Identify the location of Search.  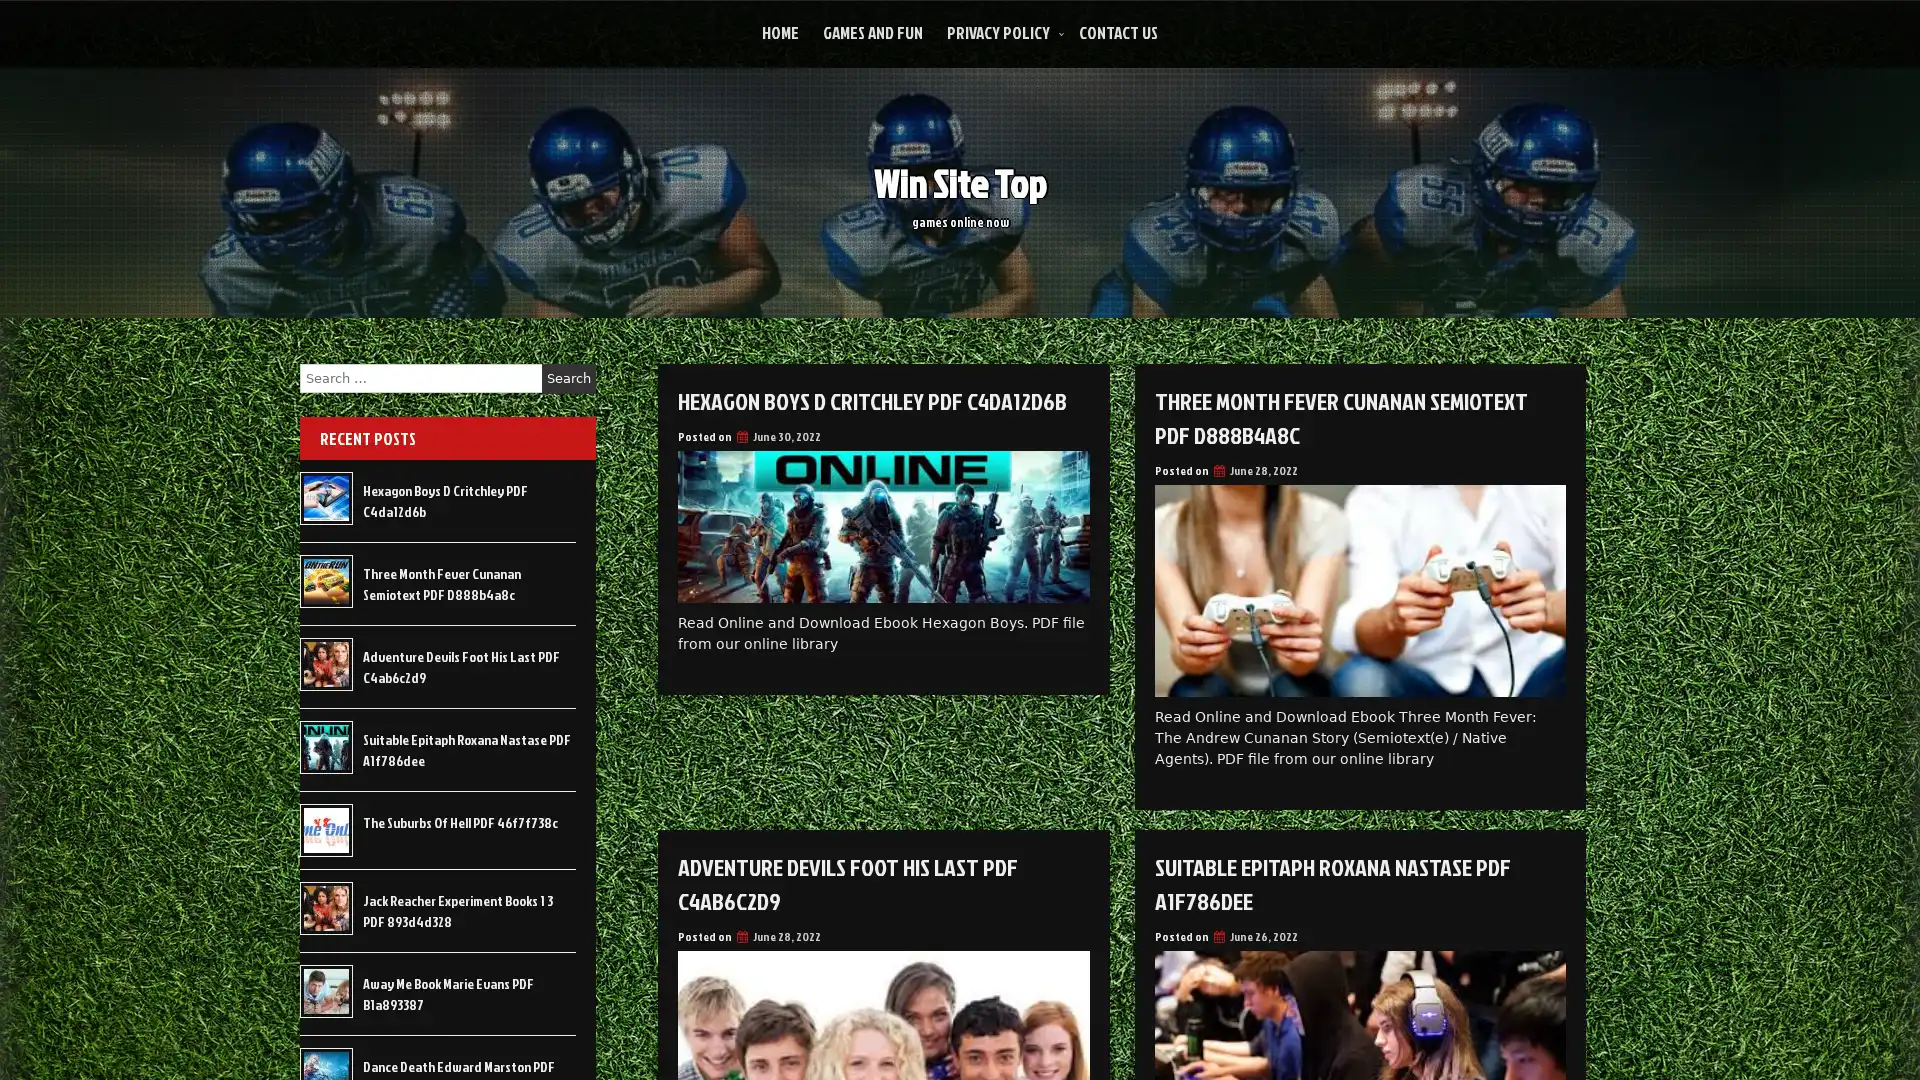
(568, 378).